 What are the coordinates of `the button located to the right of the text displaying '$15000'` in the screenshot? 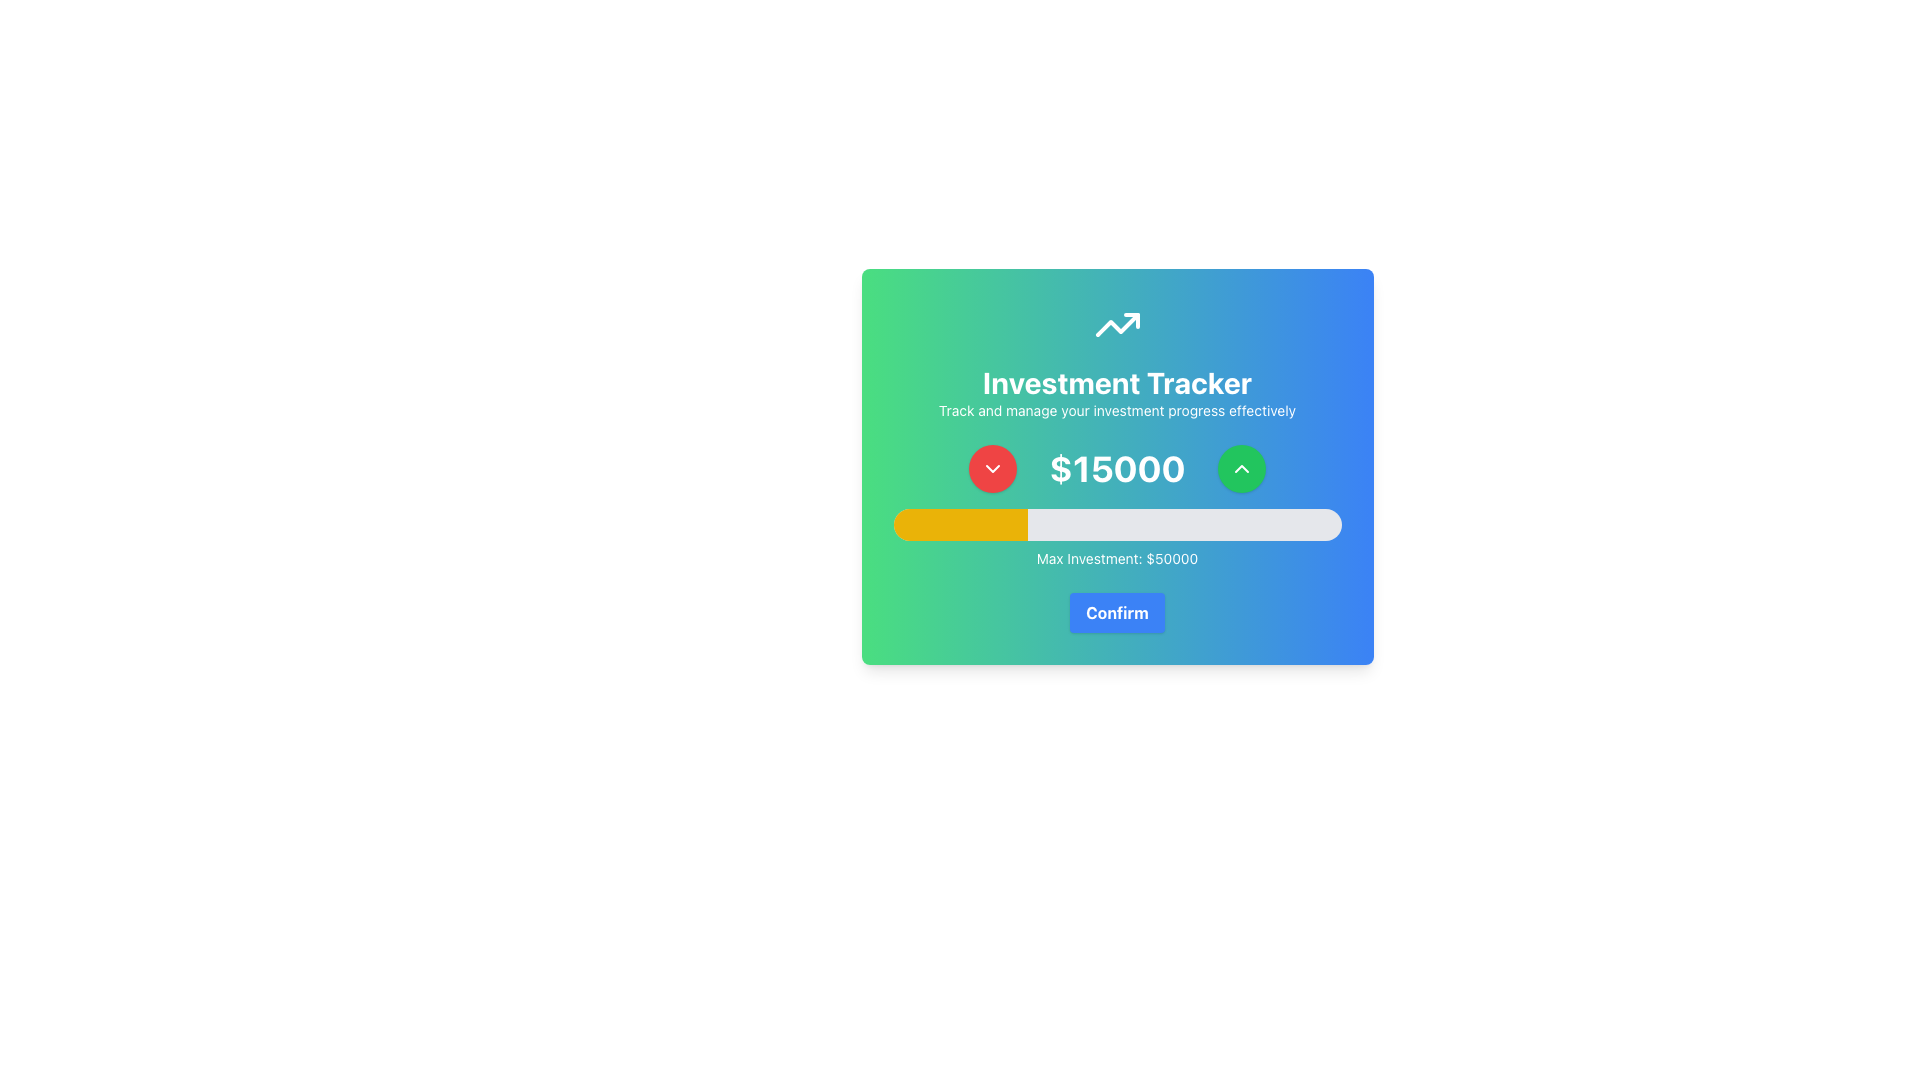 It's located at (1240, 469).